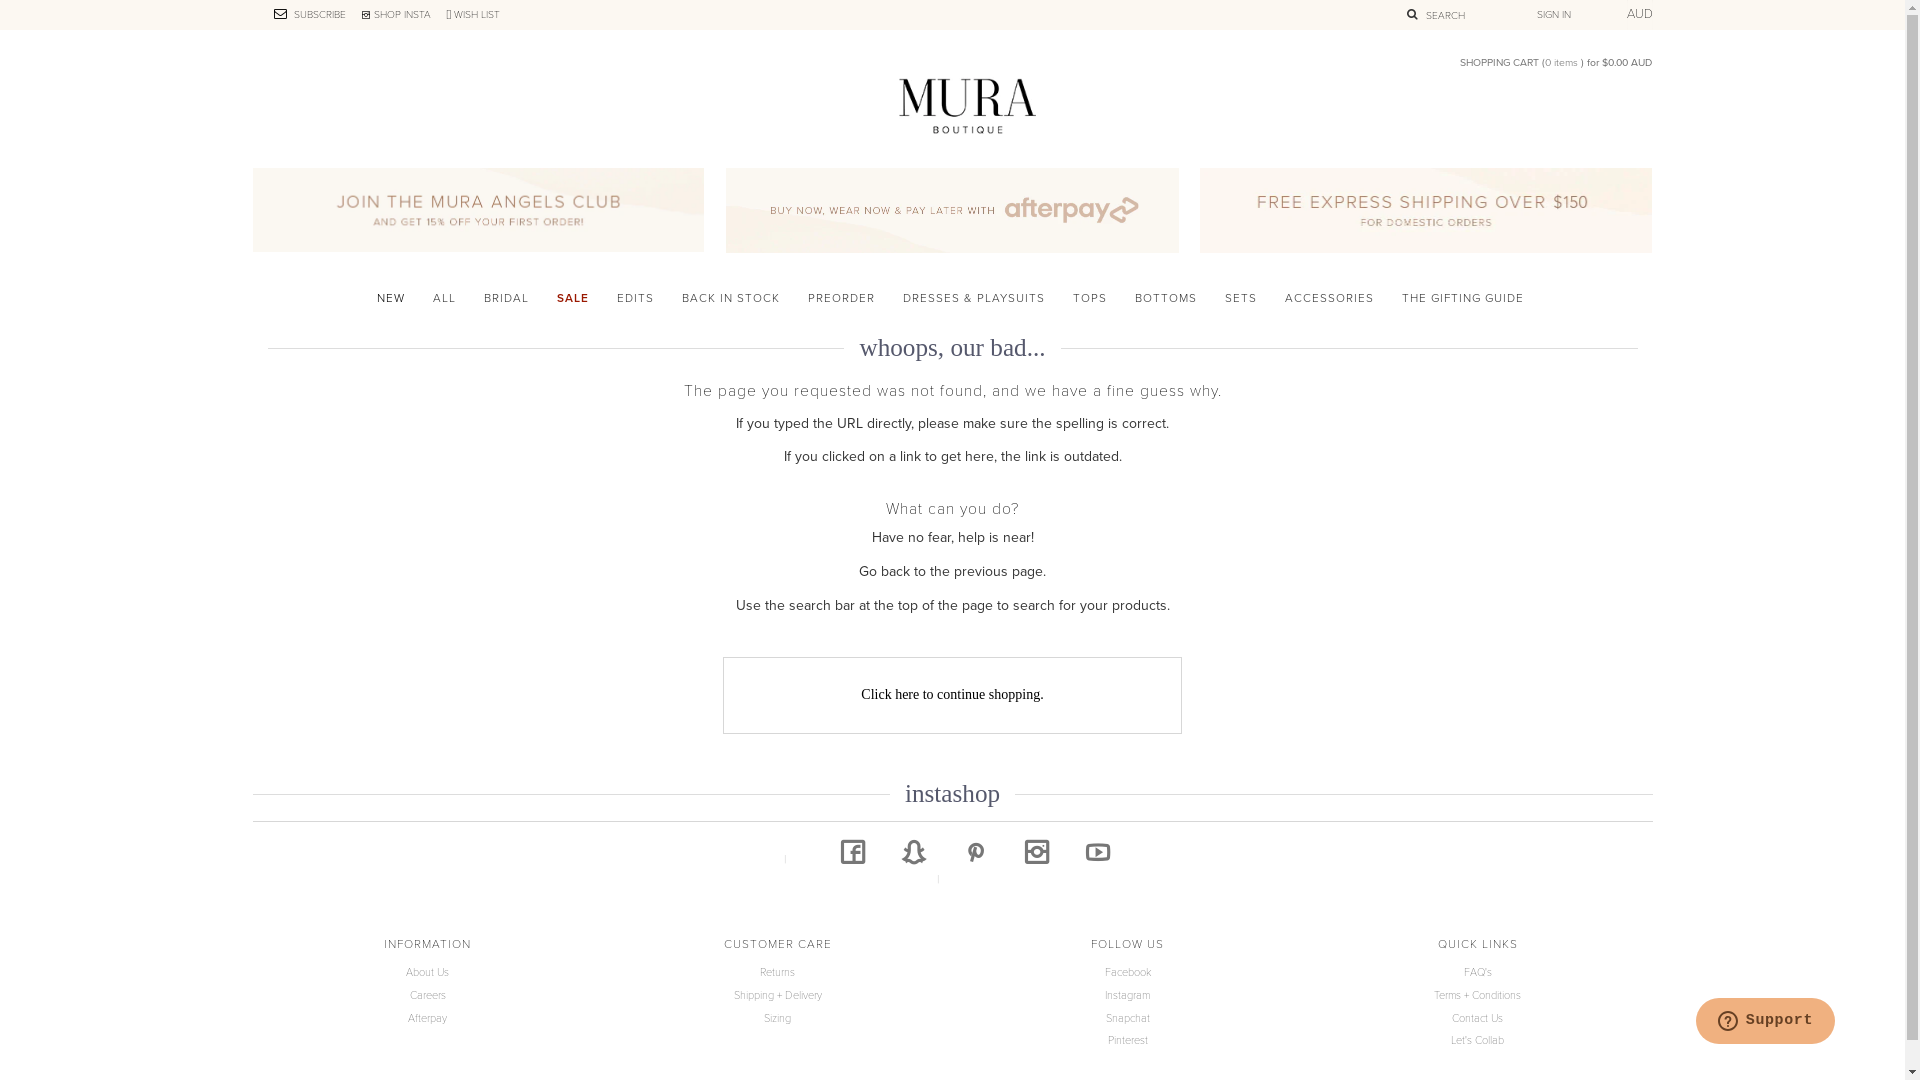 The height and width of the screenshot is (1080, 1920). What do you see at coordinates (776, 971) in the screenshot?
I see `'Returns'` at bounding box center [776, 971].